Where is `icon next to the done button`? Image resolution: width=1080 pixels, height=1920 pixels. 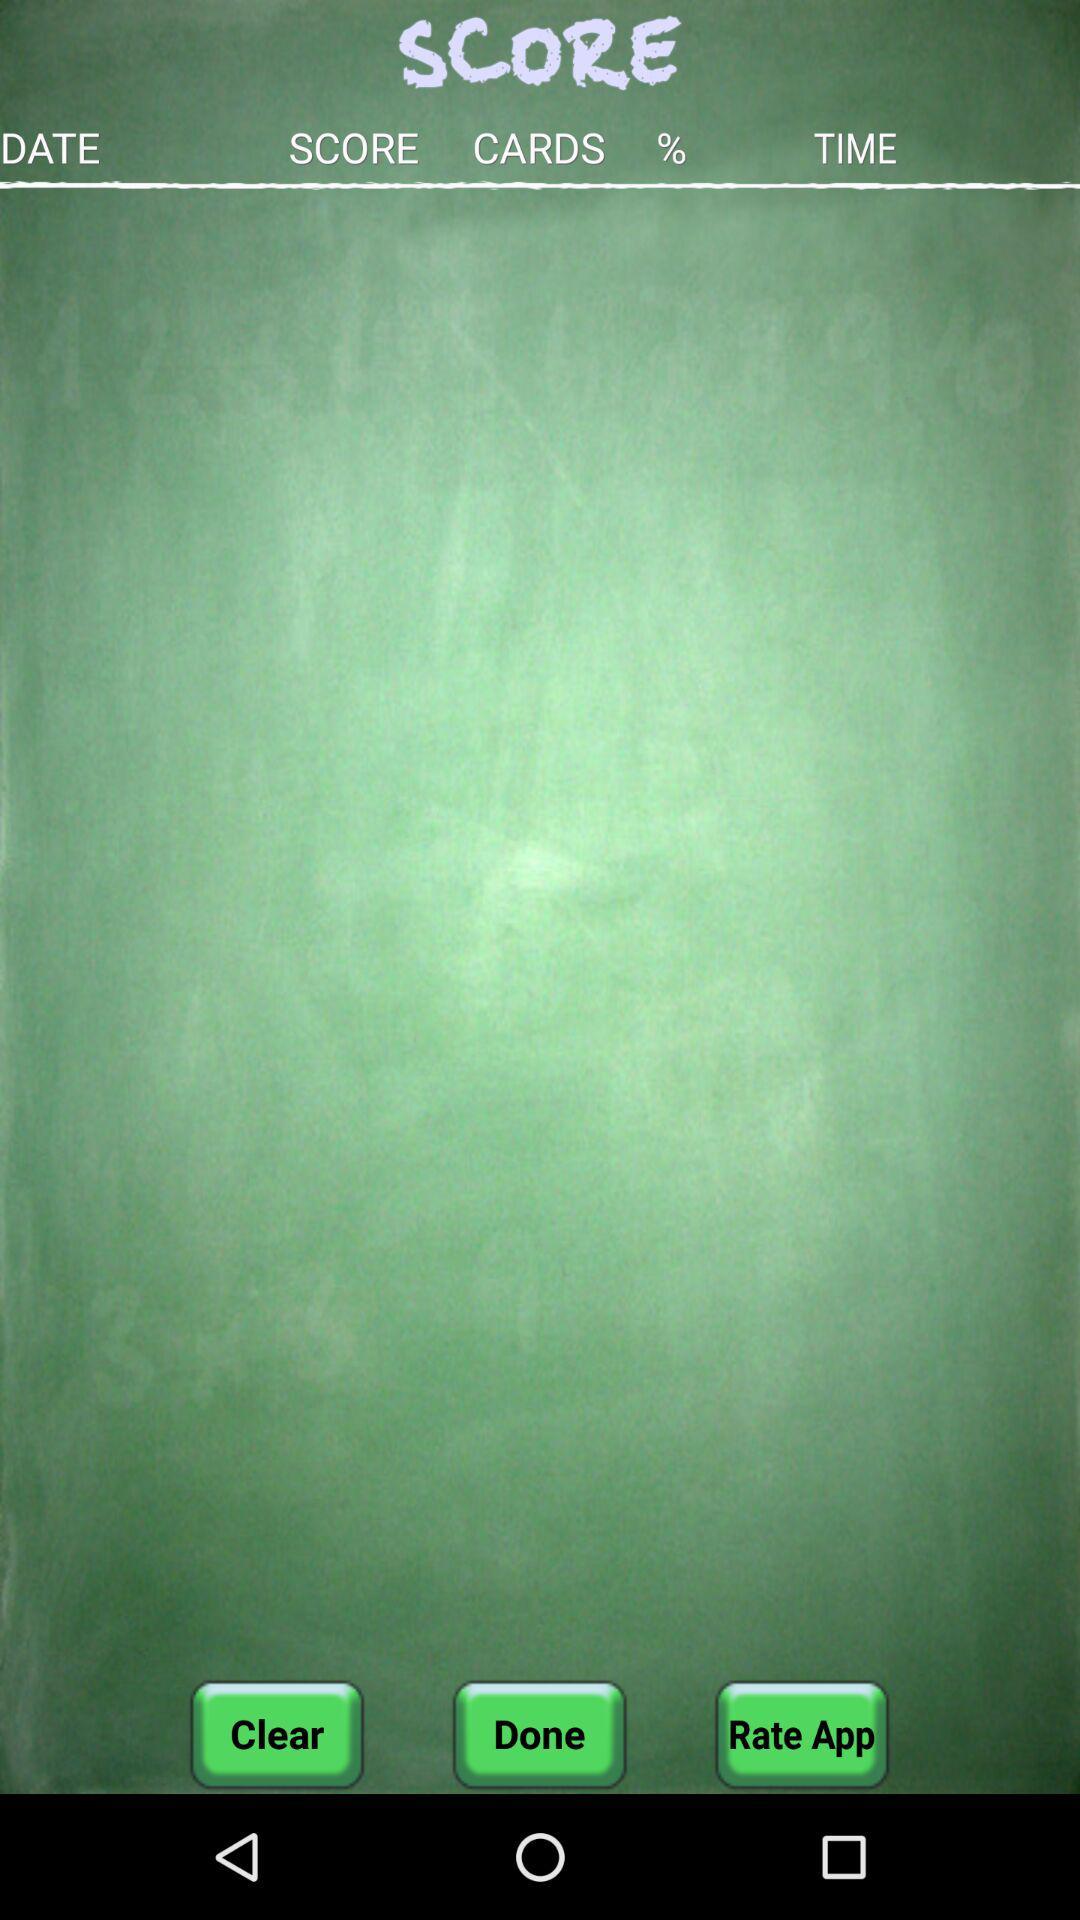
icon next to the done button is located at coordinates (801, 1733).